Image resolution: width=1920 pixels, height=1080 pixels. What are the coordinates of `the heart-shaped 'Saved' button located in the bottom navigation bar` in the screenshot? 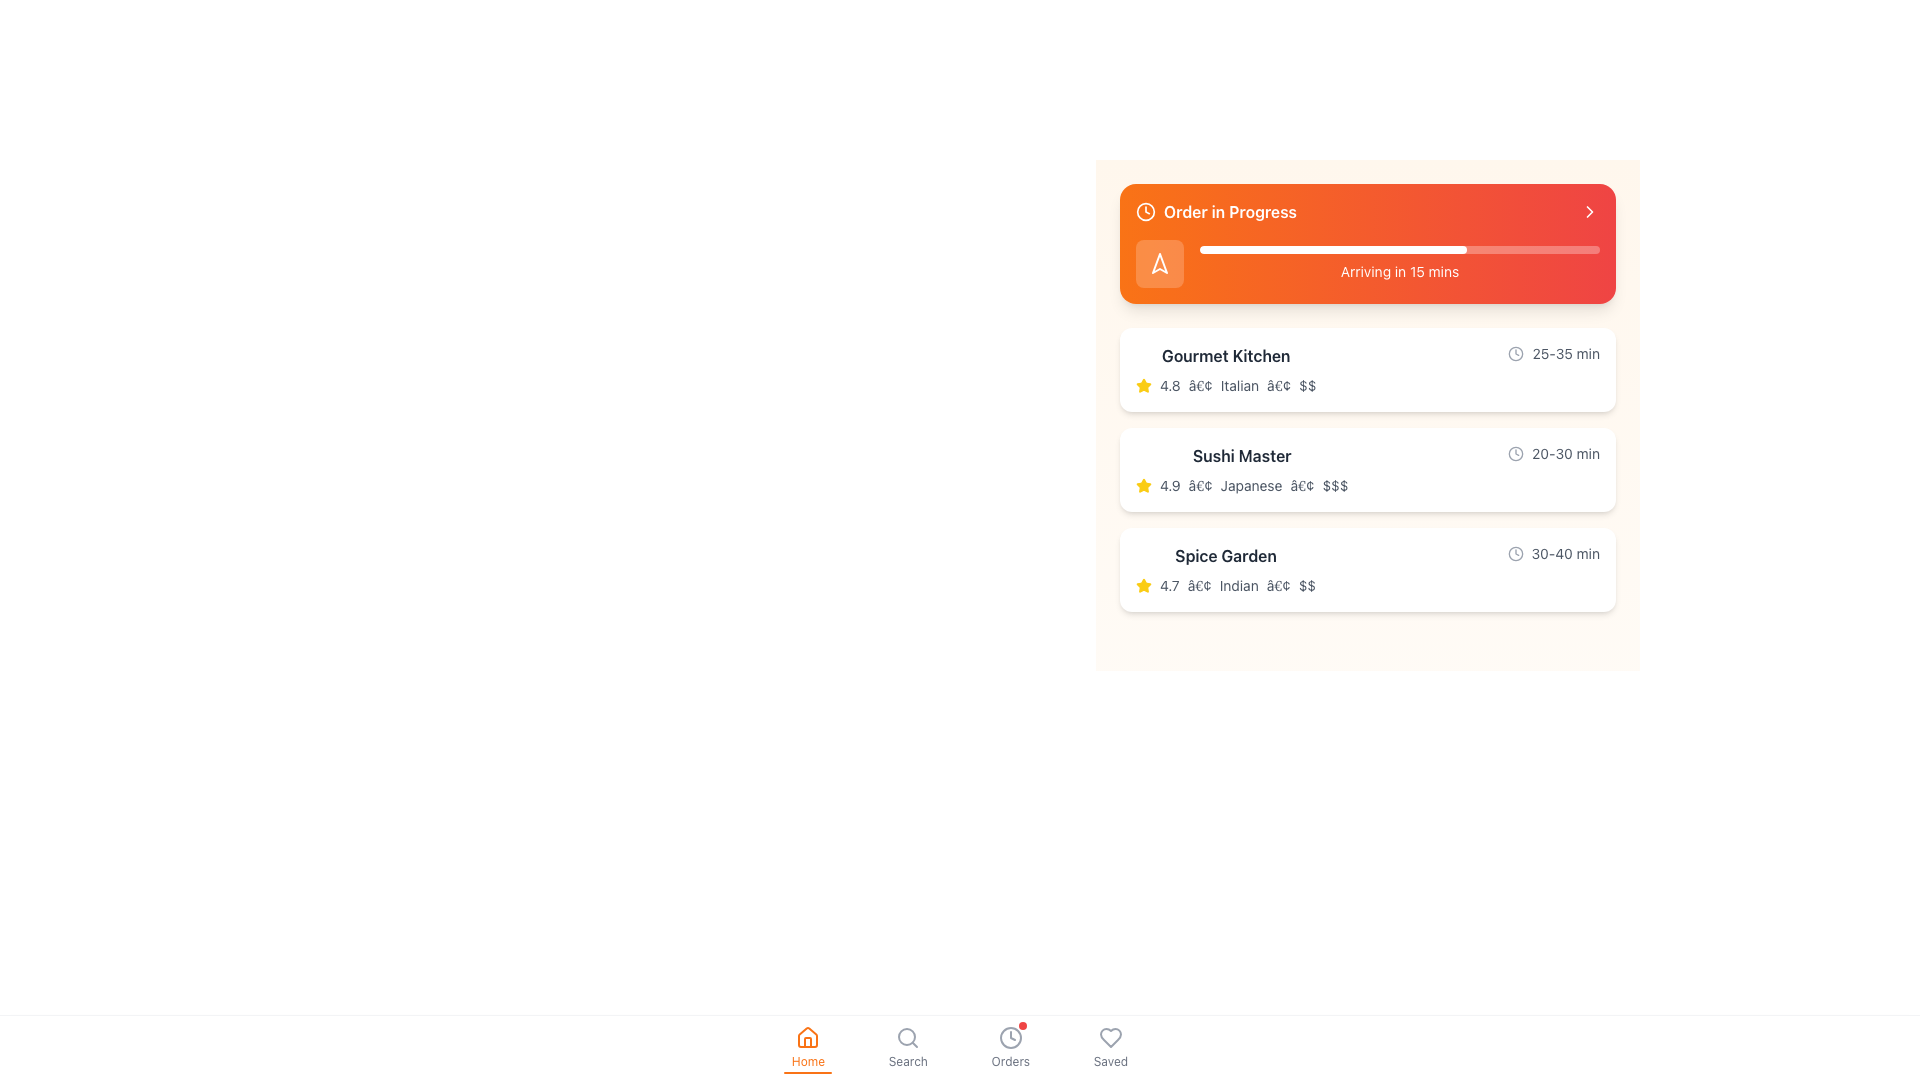 It's located at (1109, 1036).